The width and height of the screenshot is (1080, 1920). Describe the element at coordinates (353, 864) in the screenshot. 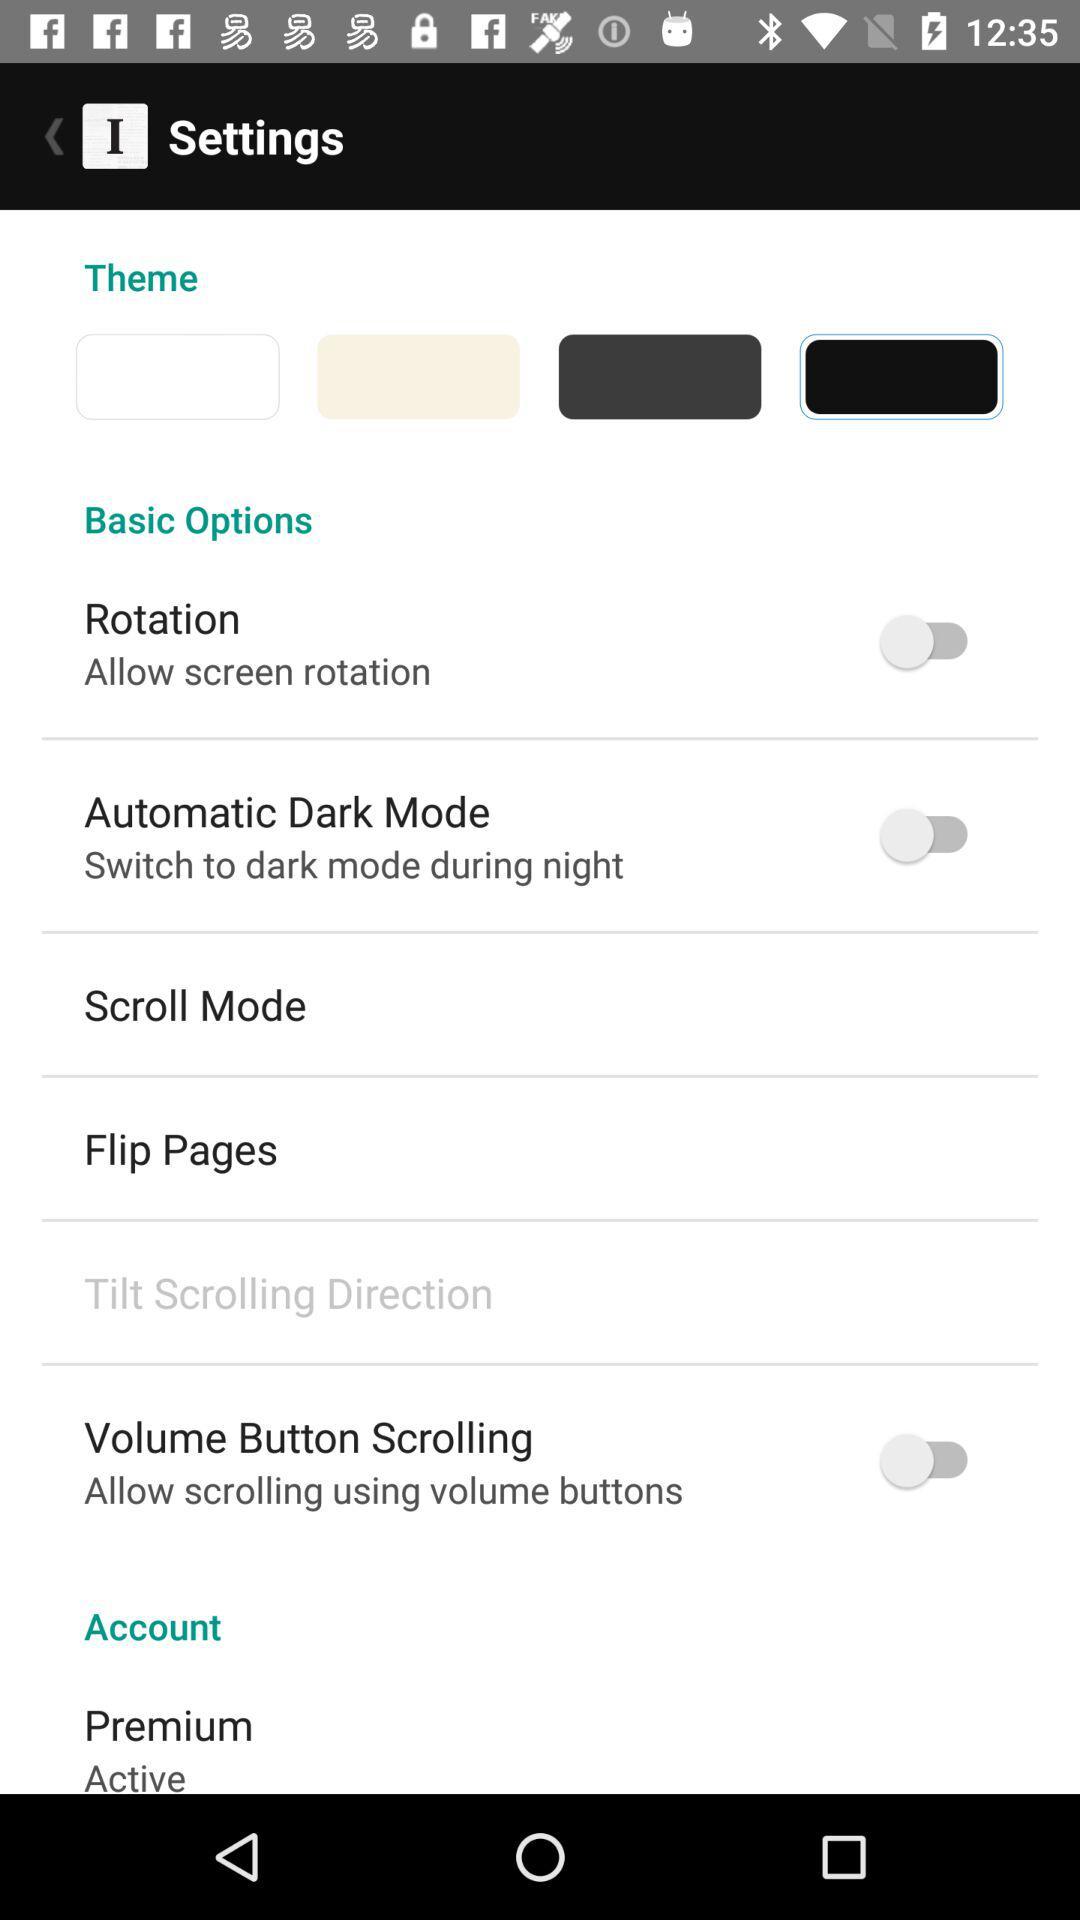

I see `item below automatic dark mode icon` at that location.